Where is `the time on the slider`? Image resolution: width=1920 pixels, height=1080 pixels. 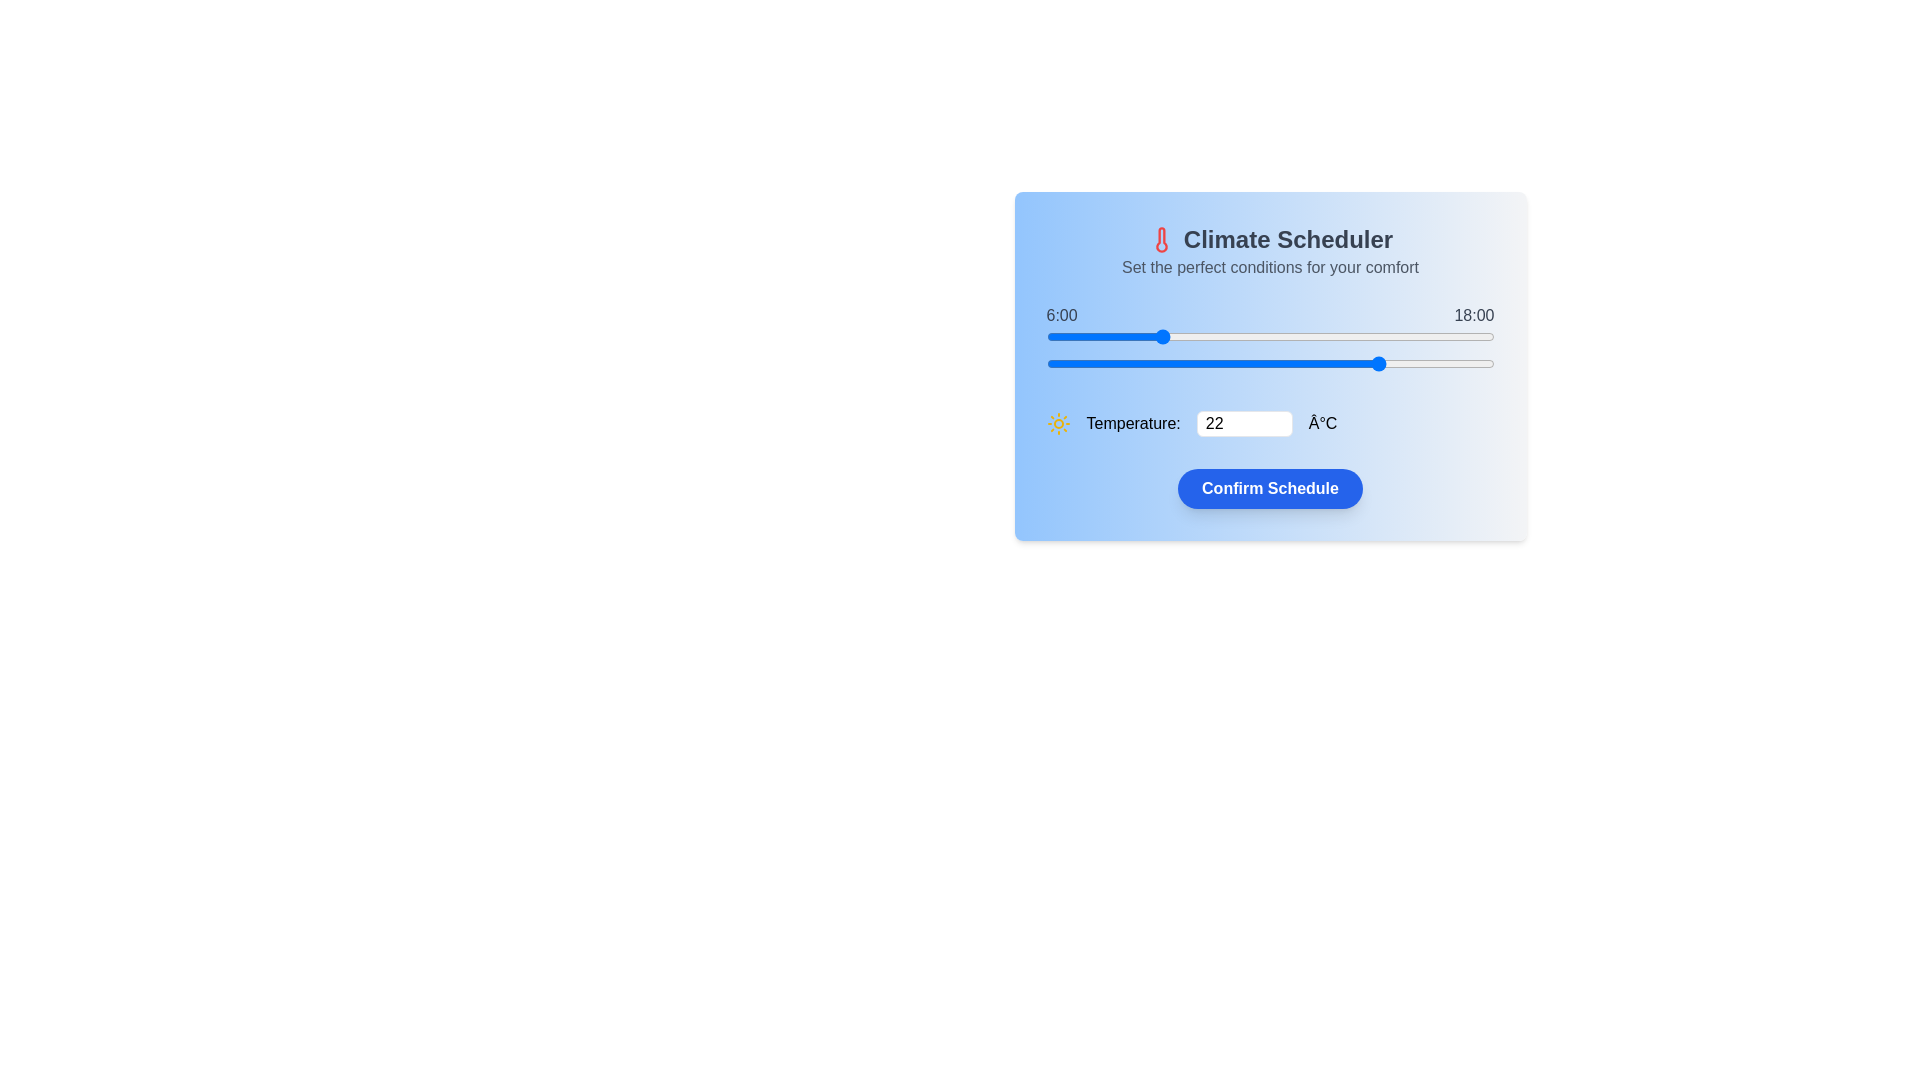 the time on the slider is located at coordinates (1045, 335).